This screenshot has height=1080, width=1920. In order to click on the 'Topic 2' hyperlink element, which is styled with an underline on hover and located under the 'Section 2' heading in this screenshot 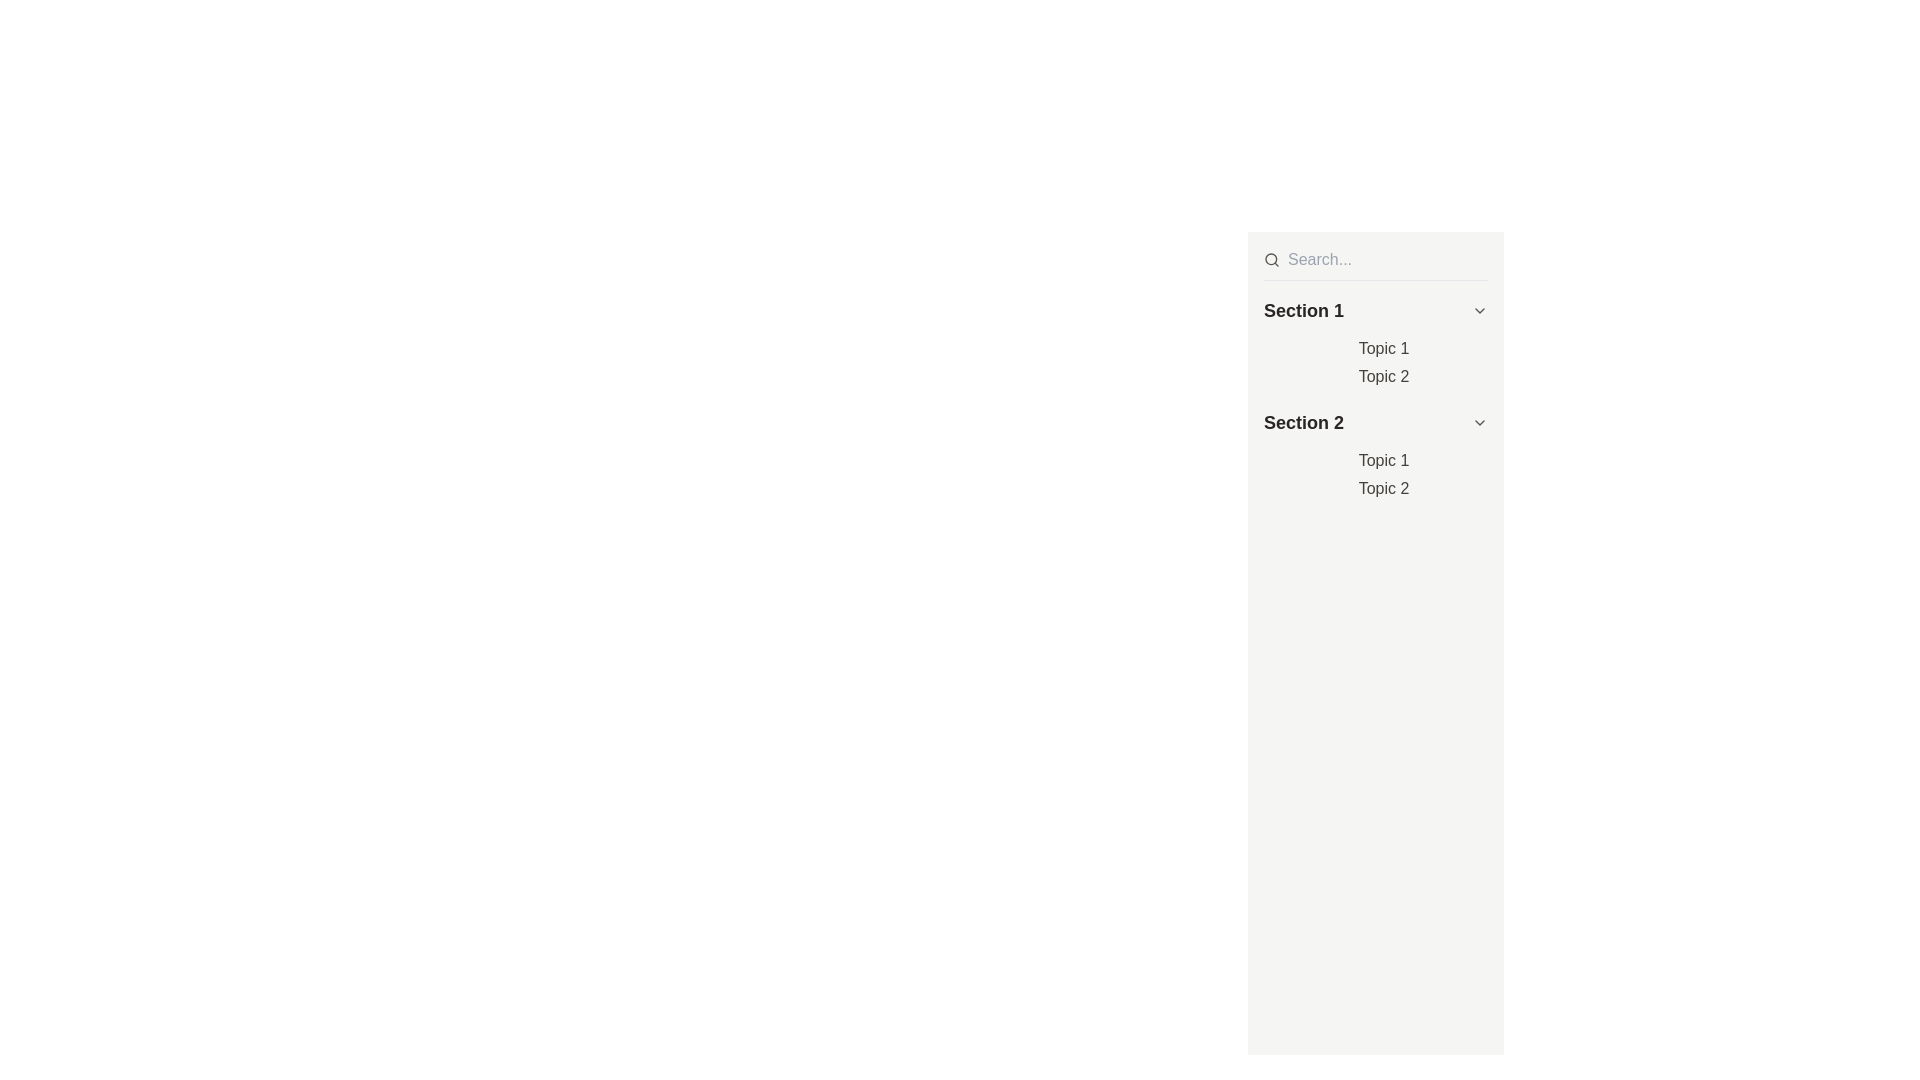, I will do `click(1382, 488)`.